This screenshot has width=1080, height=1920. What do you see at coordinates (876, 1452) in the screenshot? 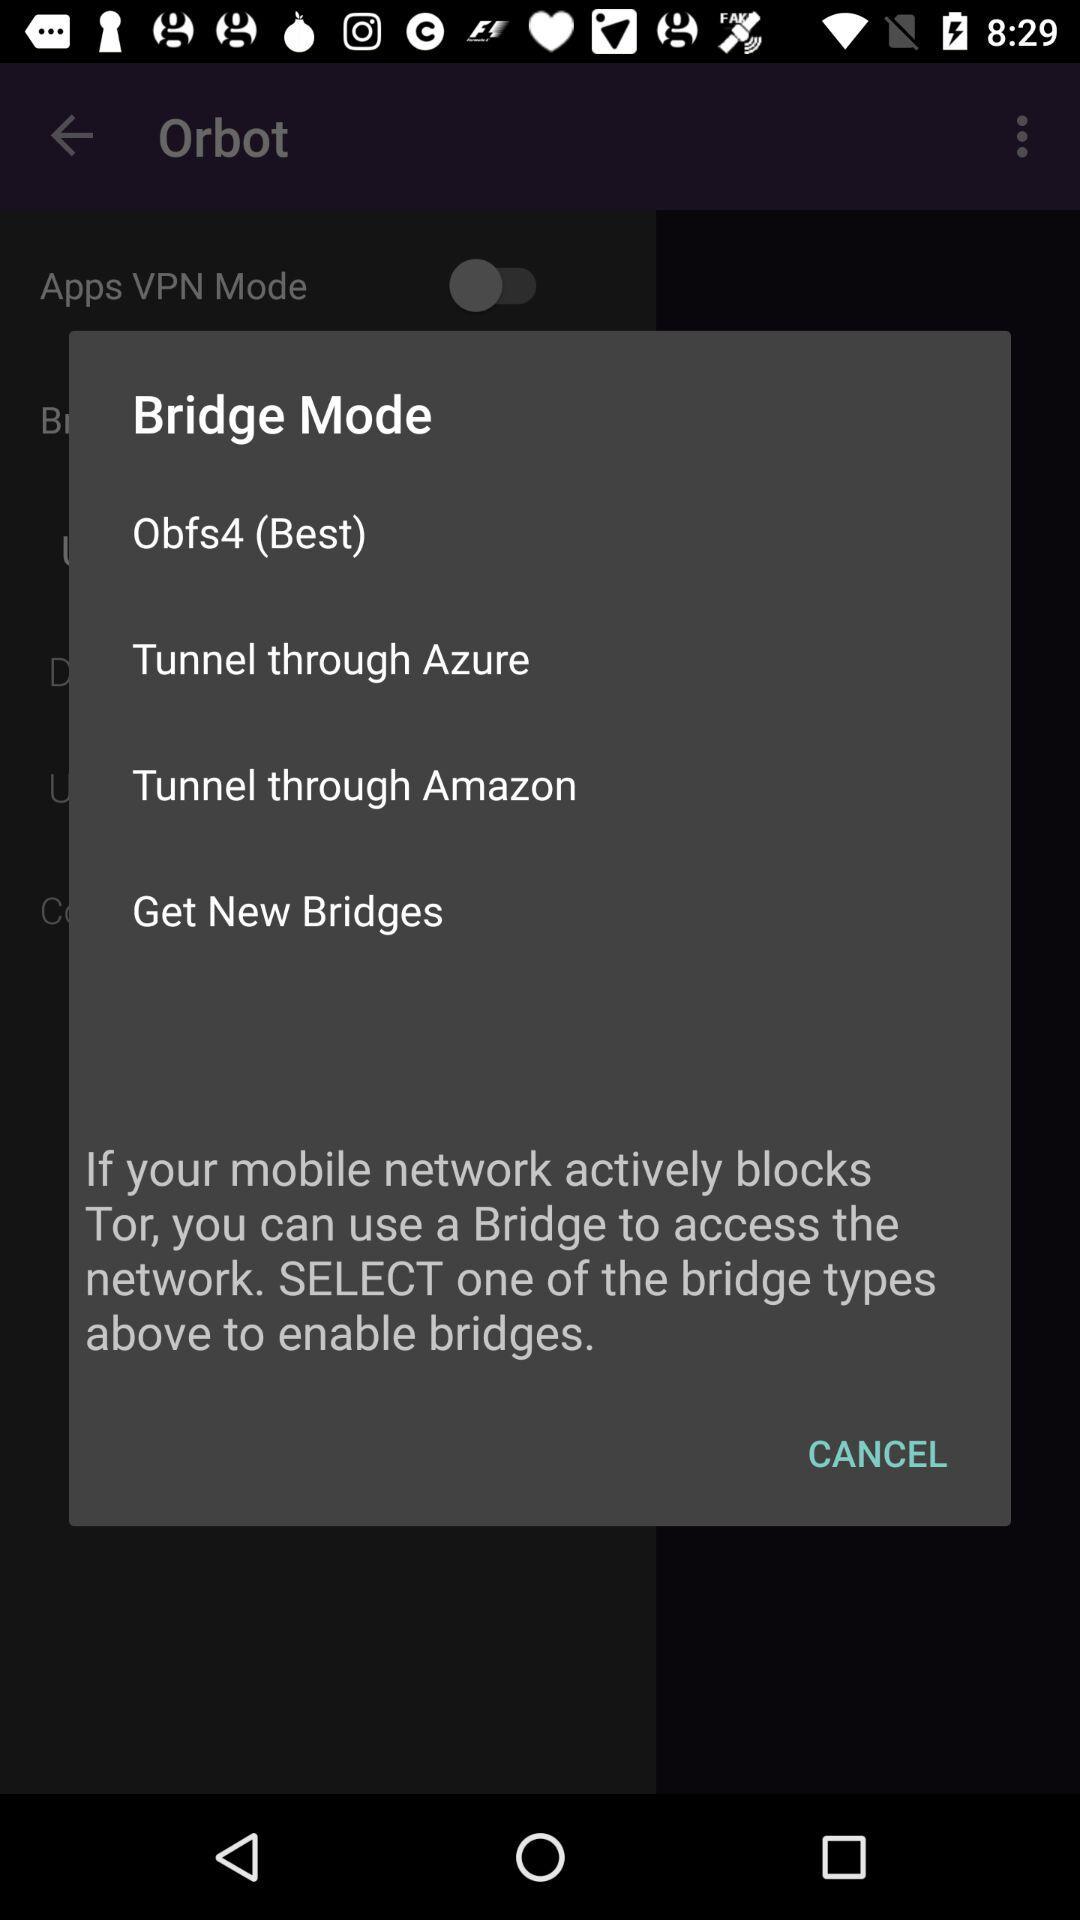
I see `the icon below if your mobile` at bounding box center [876, 1452].